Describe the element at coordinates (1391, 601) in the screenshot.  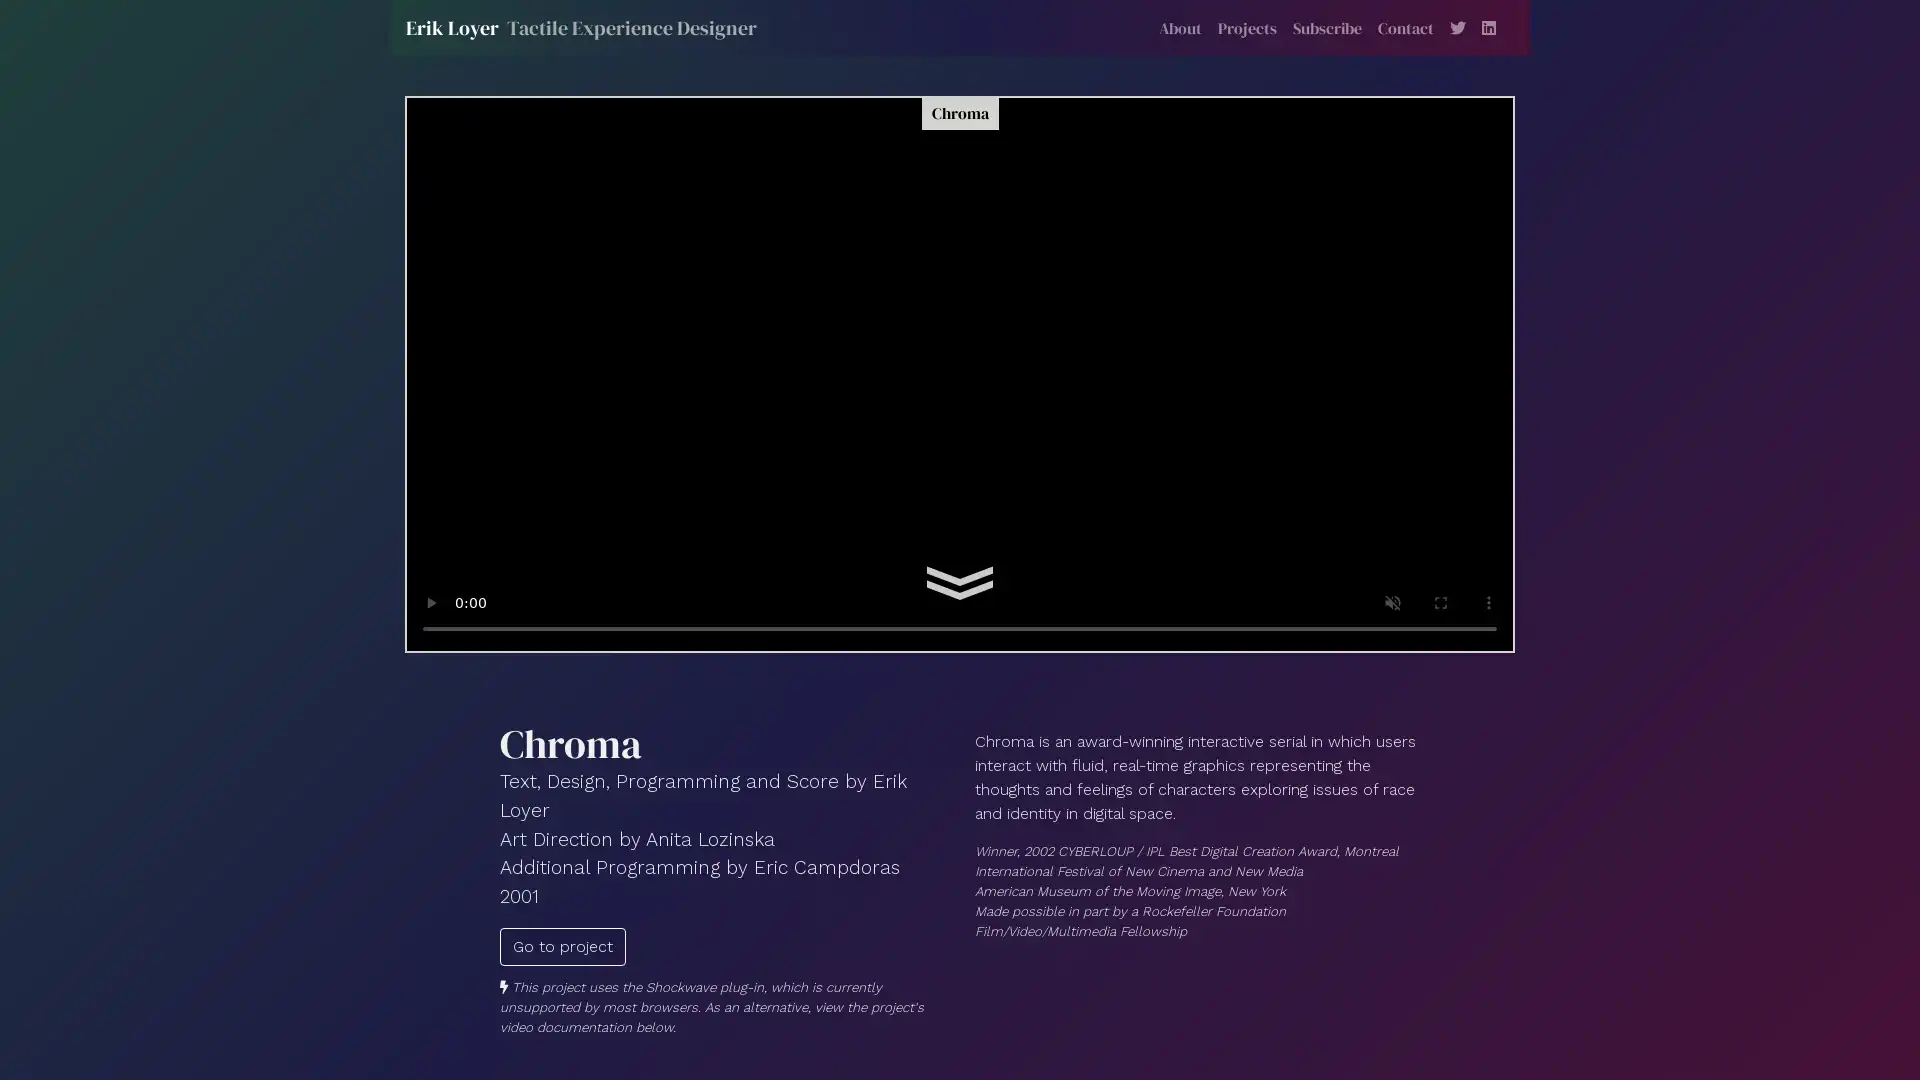
I see `unmute` at that location.